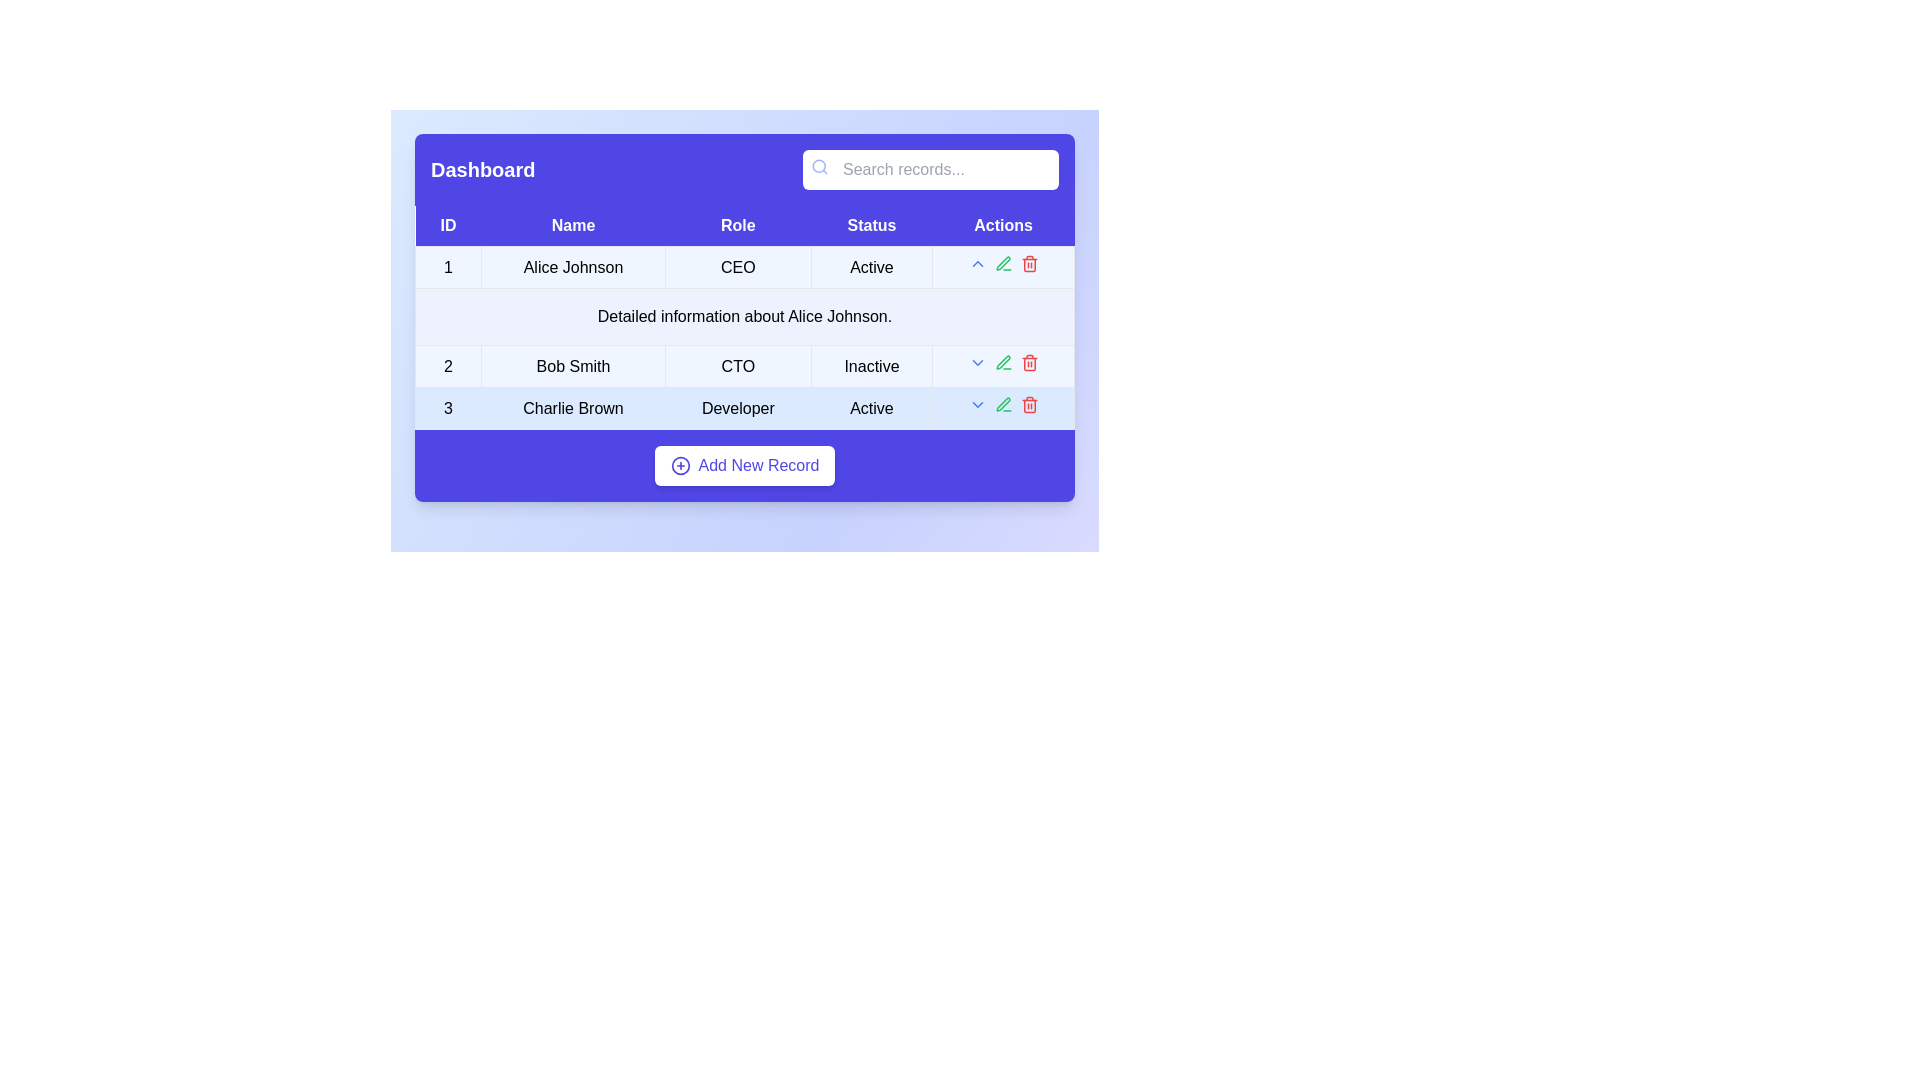 The width and height of the screenshot is (1920, 1080). I want to click on the static text element displaying the role 'CTO' for user 'Bob Smith' in the second row of the table under the 'Role' column, so click(737, 366).